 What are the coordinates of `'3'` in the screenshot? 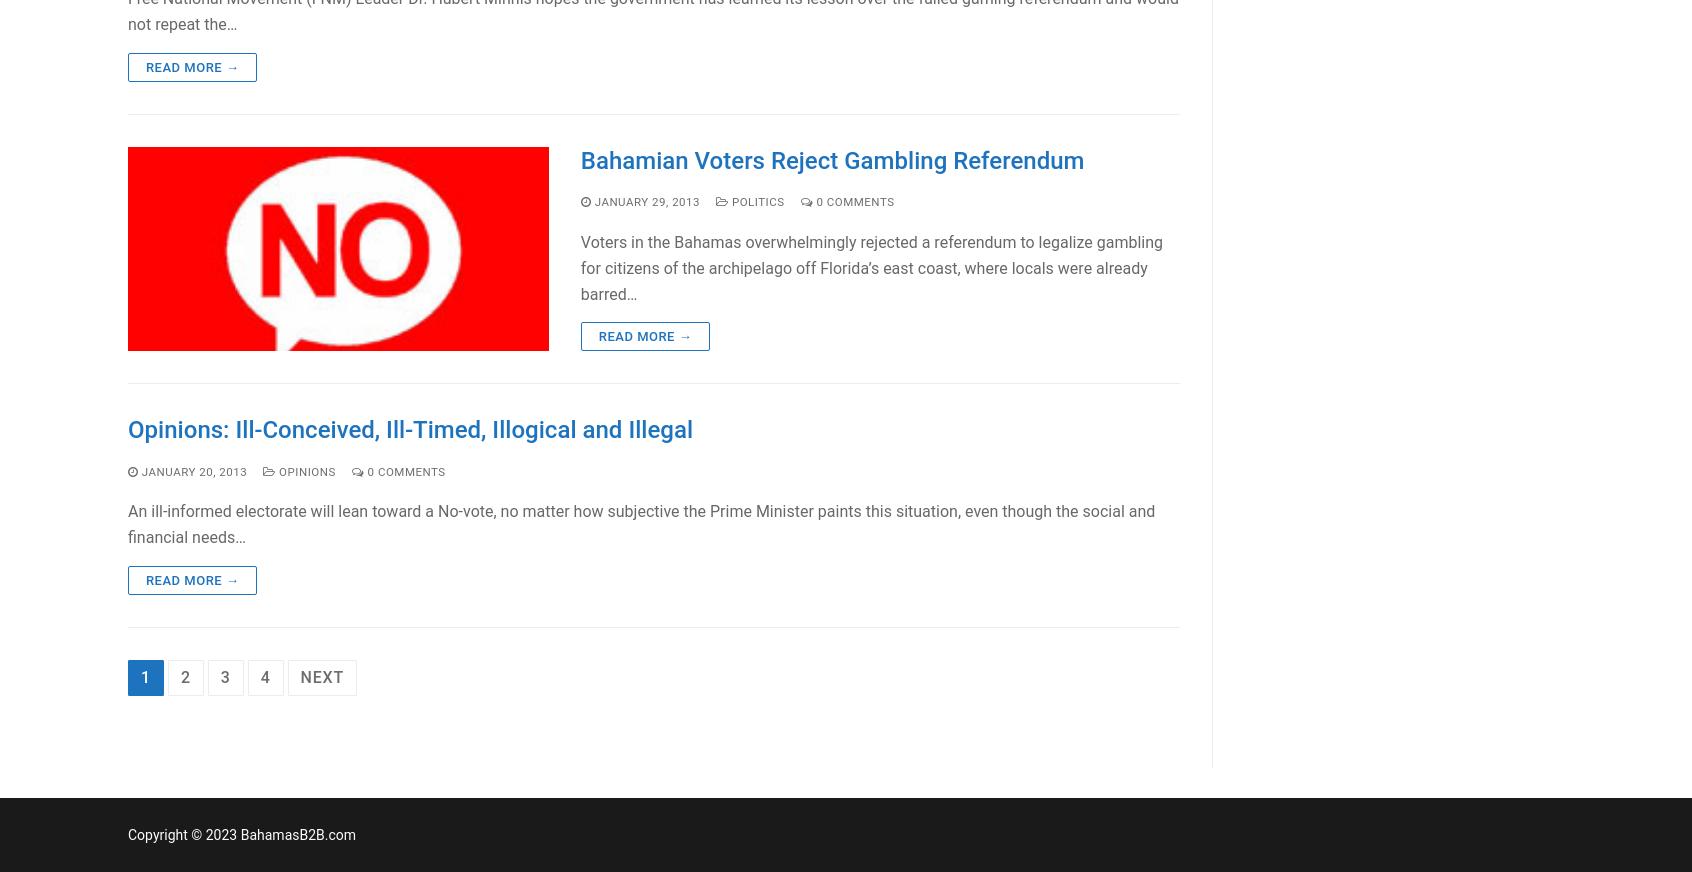 It's located at (225, 676).